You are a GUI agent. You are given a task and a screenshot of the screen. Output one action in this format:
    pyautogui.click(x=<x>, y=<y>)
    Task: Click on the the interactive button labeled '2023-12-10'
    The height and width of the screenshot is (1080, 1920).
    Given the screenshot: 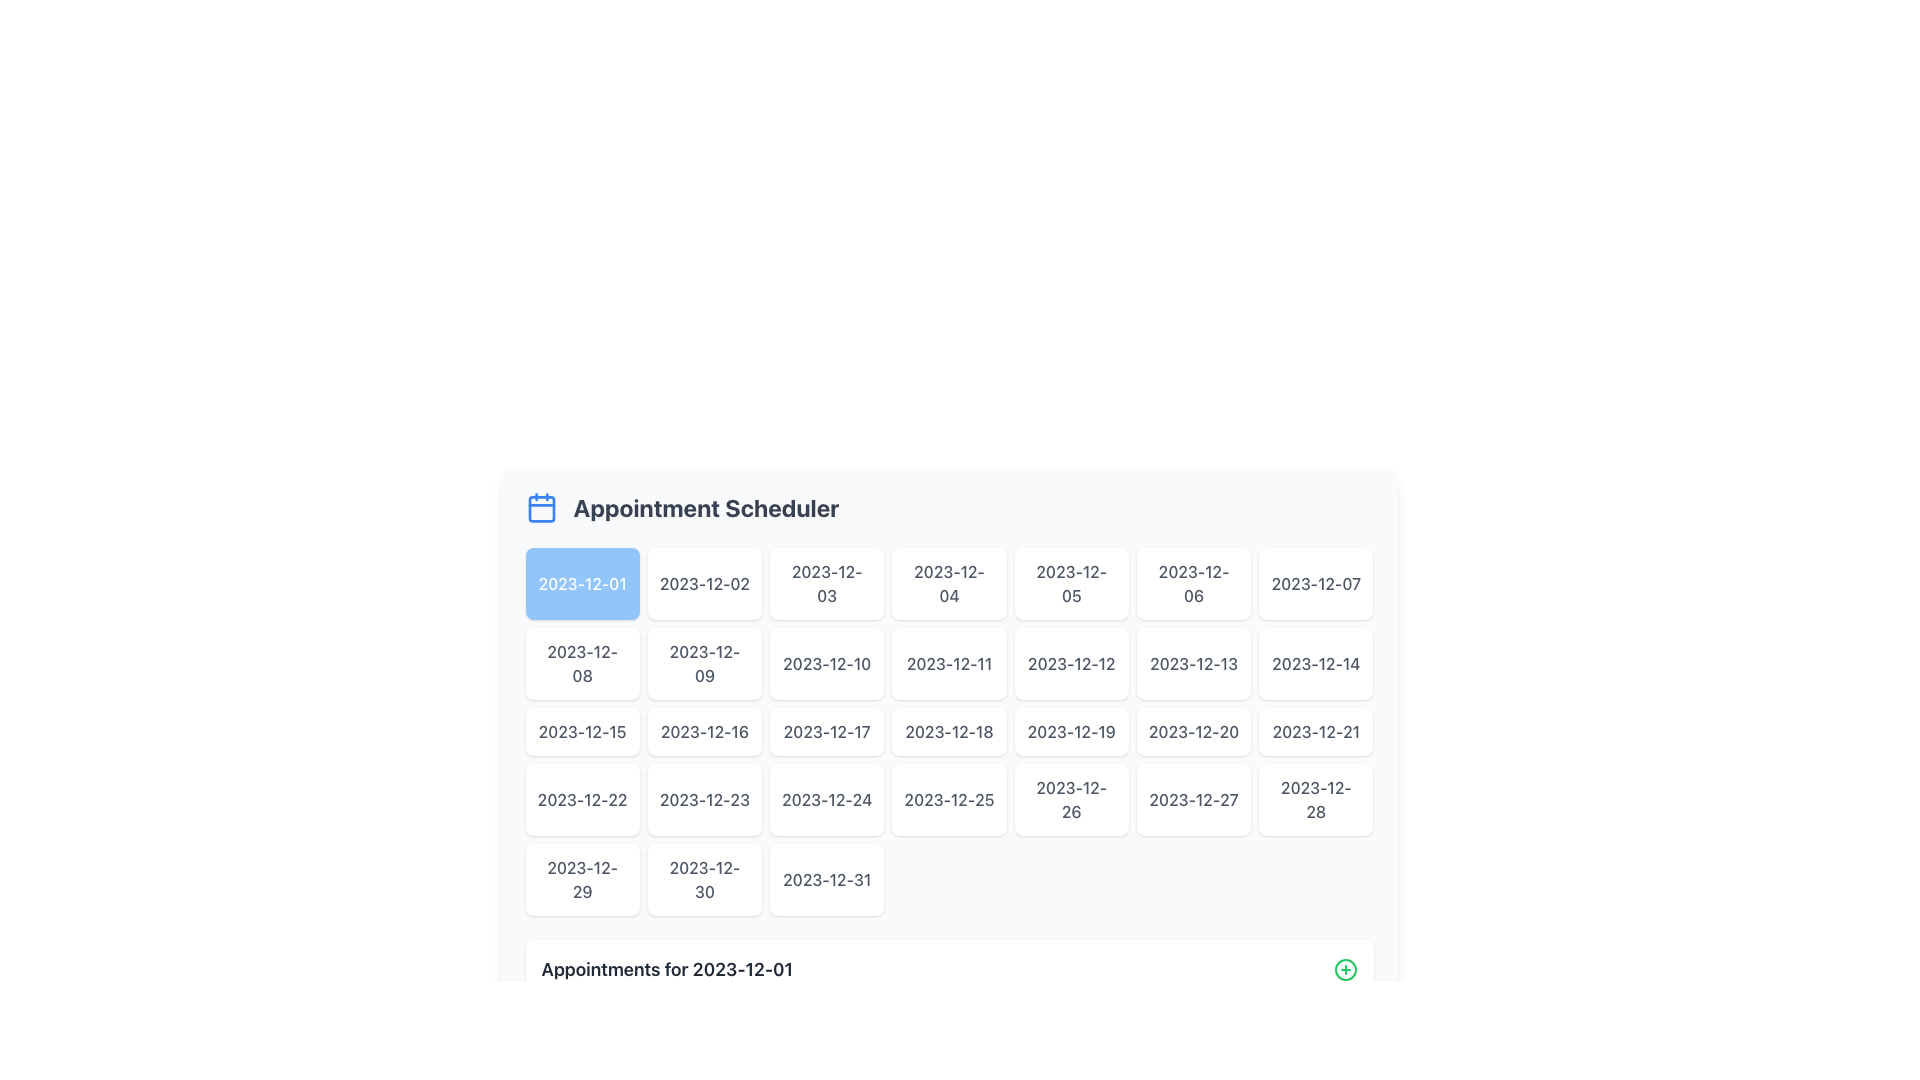 What is the action you would take?
    pyautogui.click(x=827, y=663)
    